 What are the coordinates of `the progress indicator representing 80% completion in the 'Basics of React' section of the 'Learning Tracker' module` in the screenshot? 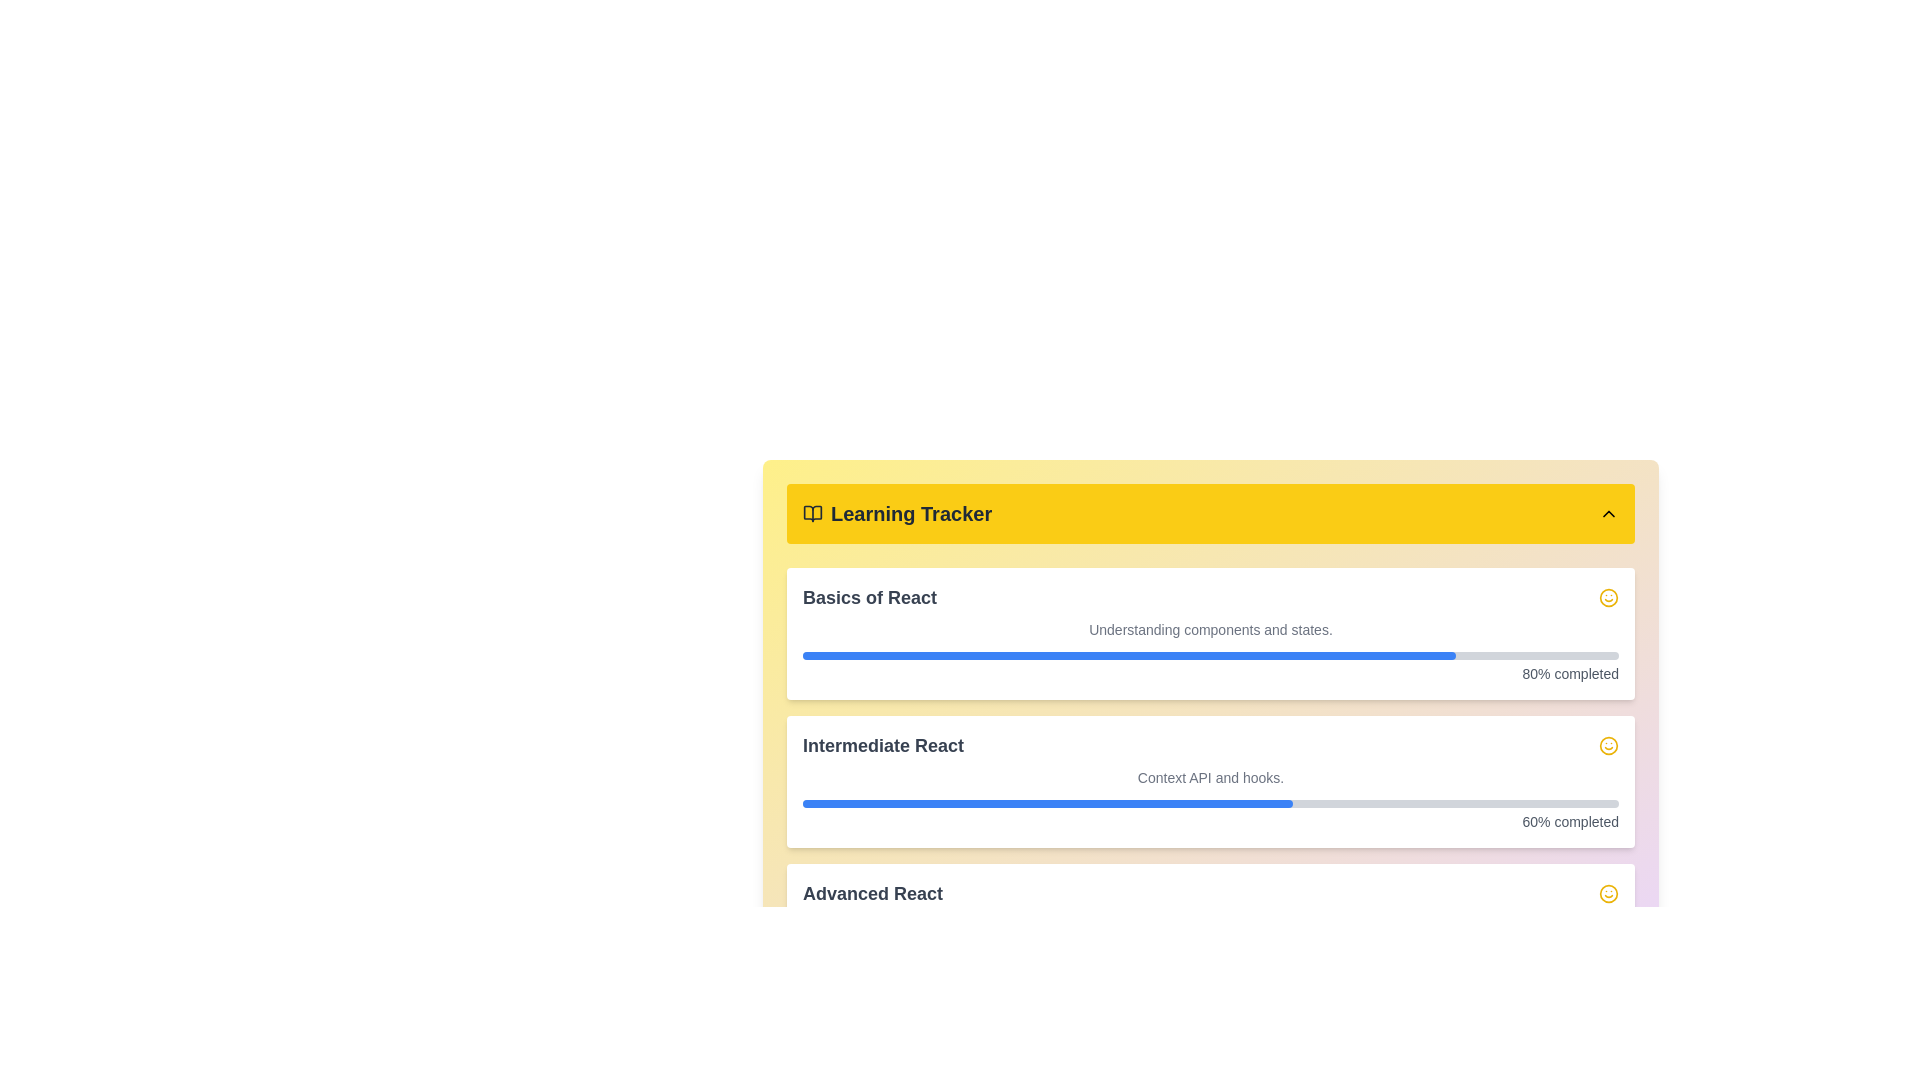 It's located at (1129, 655).